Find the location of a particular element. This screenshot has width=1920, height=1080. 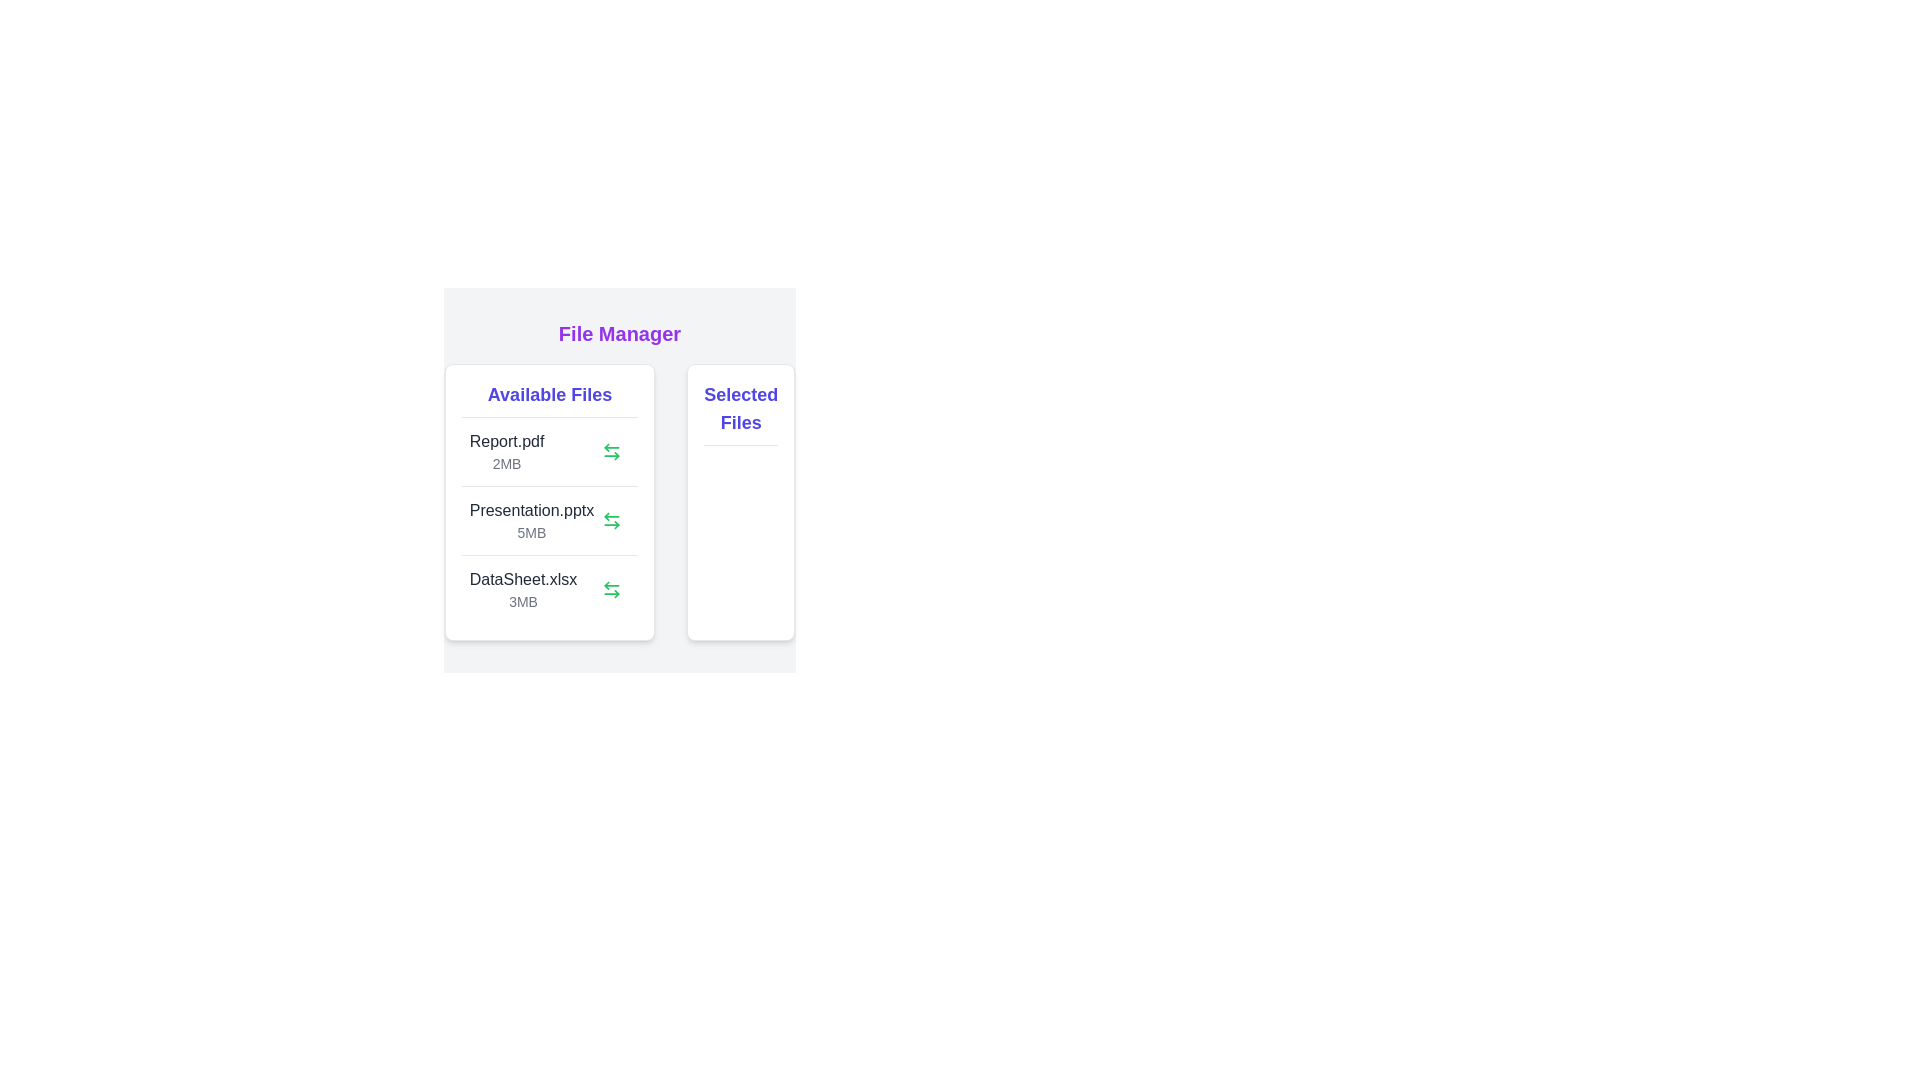

the double arrow icon in green color next to the 'DataSheet.xlsx' file under the 'Available Files' section is located at coordinates (611, 589).